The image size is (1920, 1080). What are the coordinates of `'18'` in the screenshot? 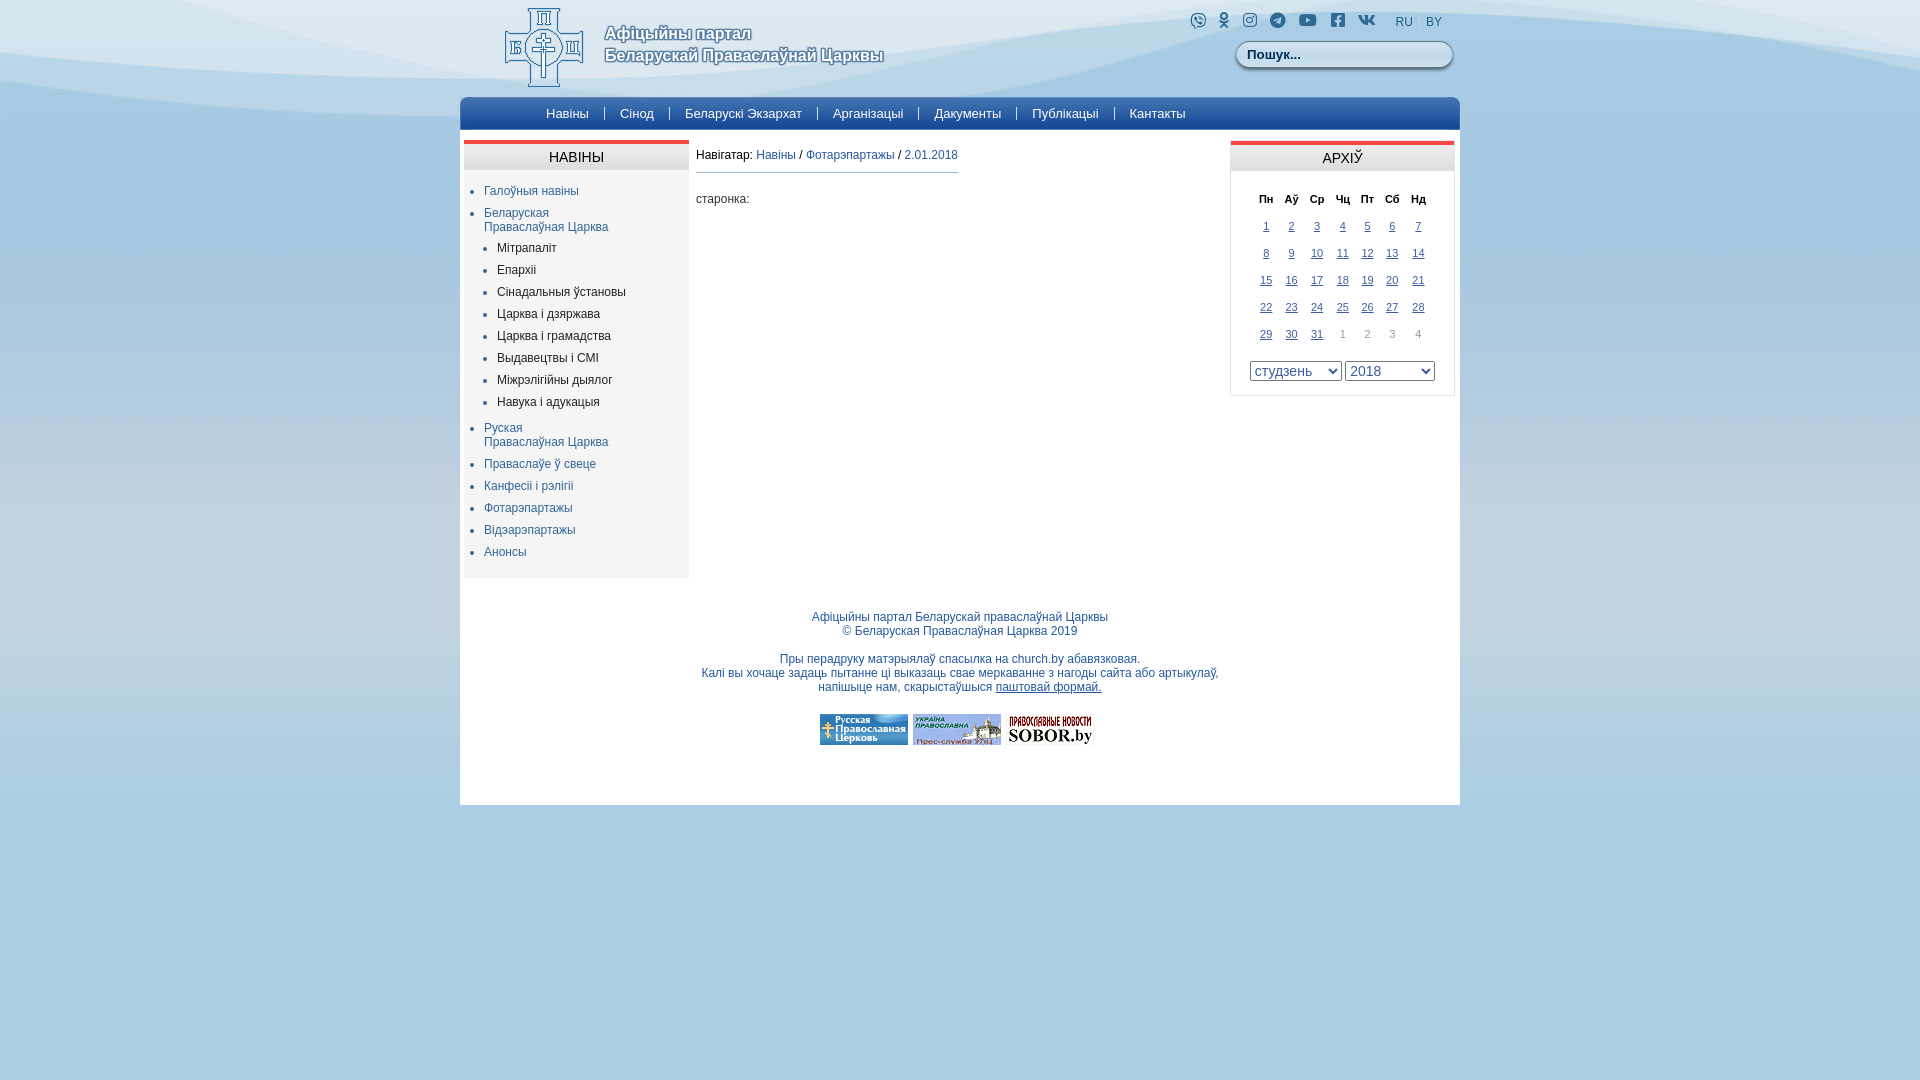 It's located at (1343, 280).